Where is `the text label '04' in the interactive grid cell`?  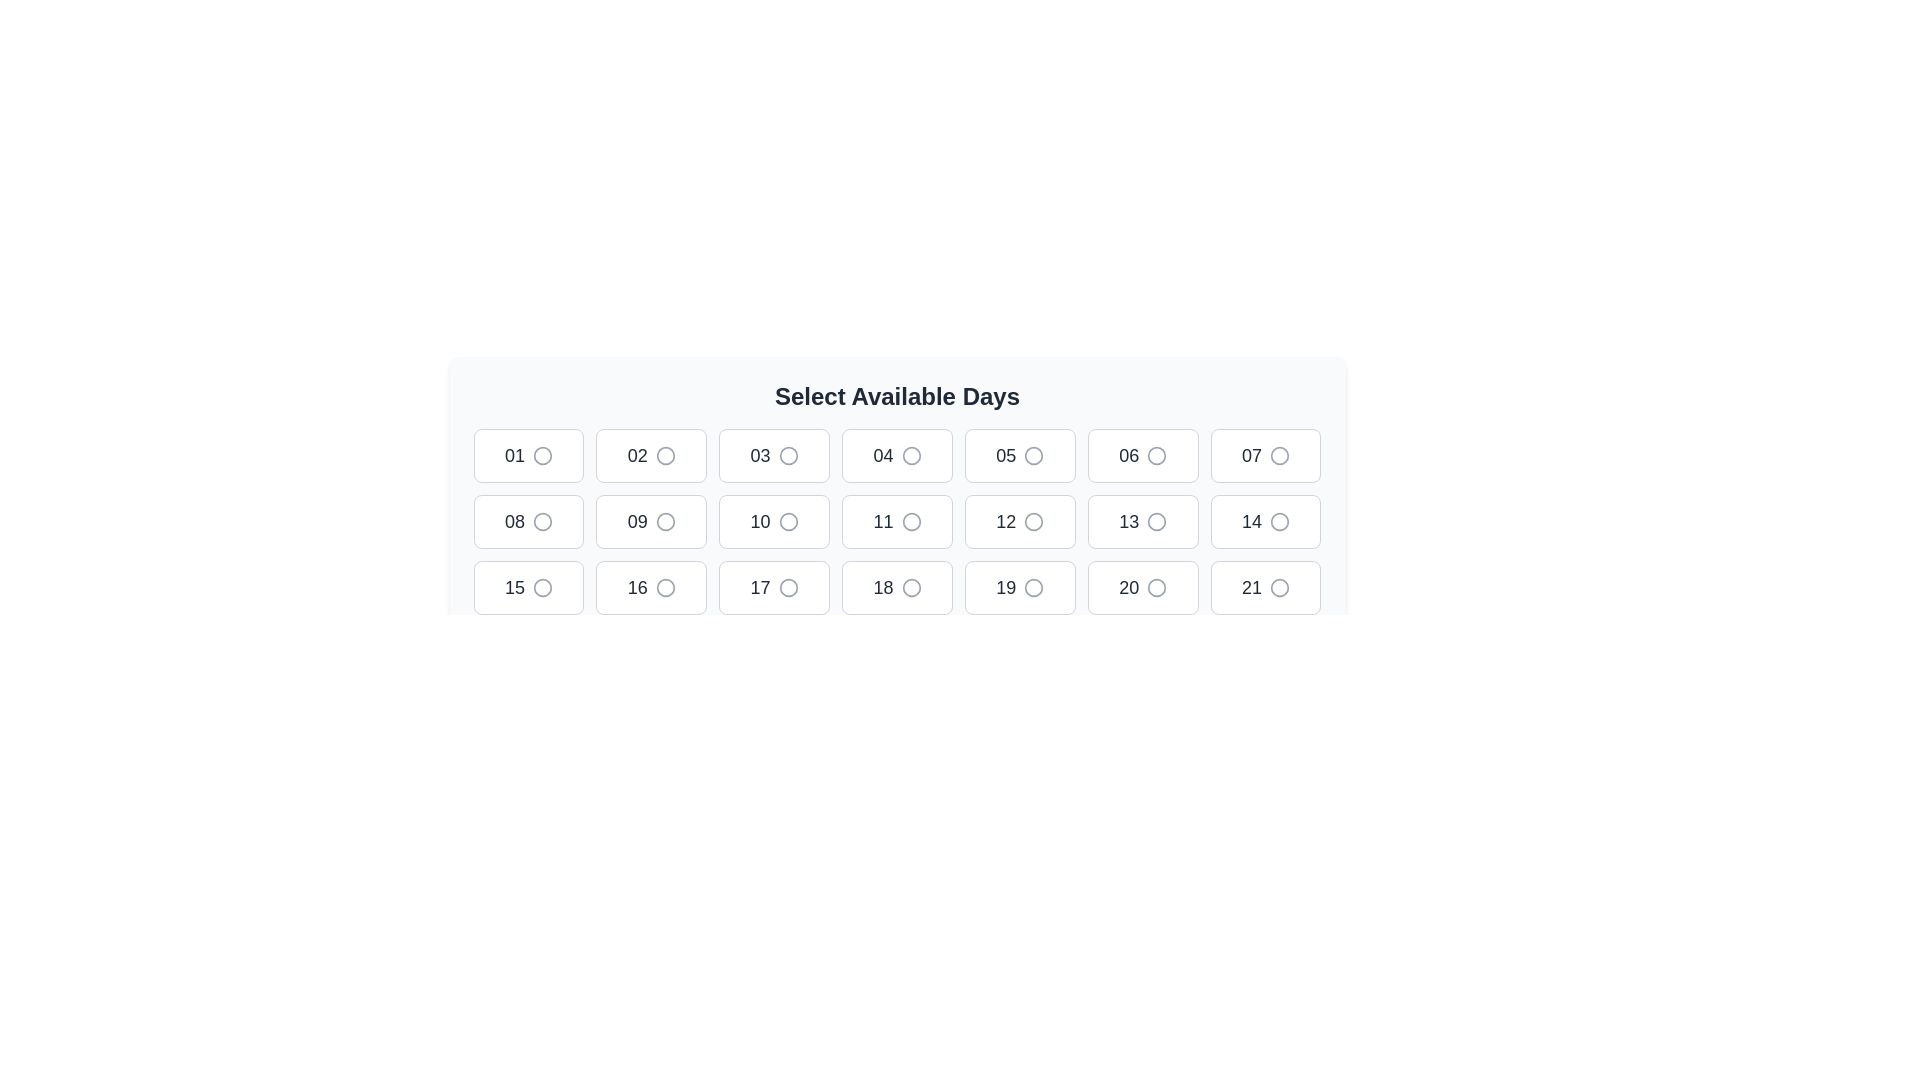
the text label '04' in the interactive grid cell is located at coordinates (882, 455).